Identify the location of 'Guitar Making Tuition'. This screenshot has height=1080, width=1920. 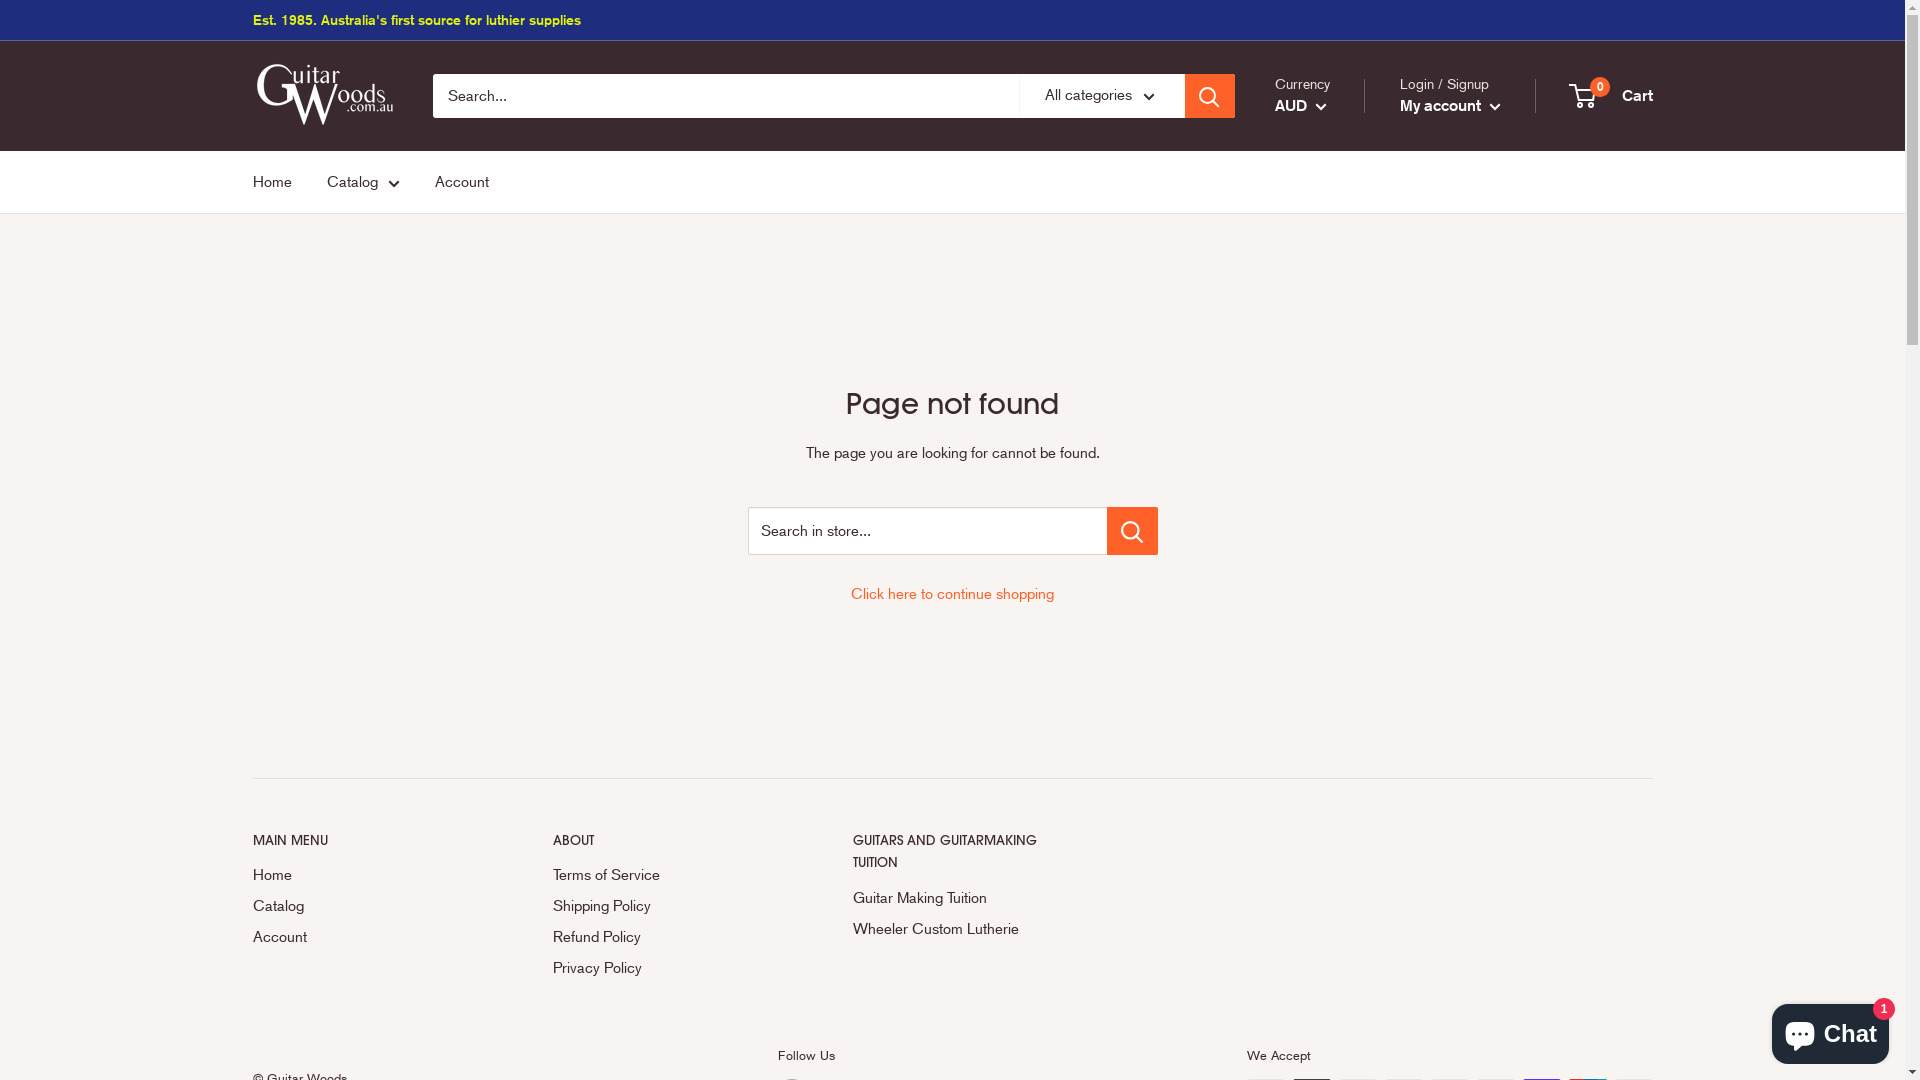
(966, 897).